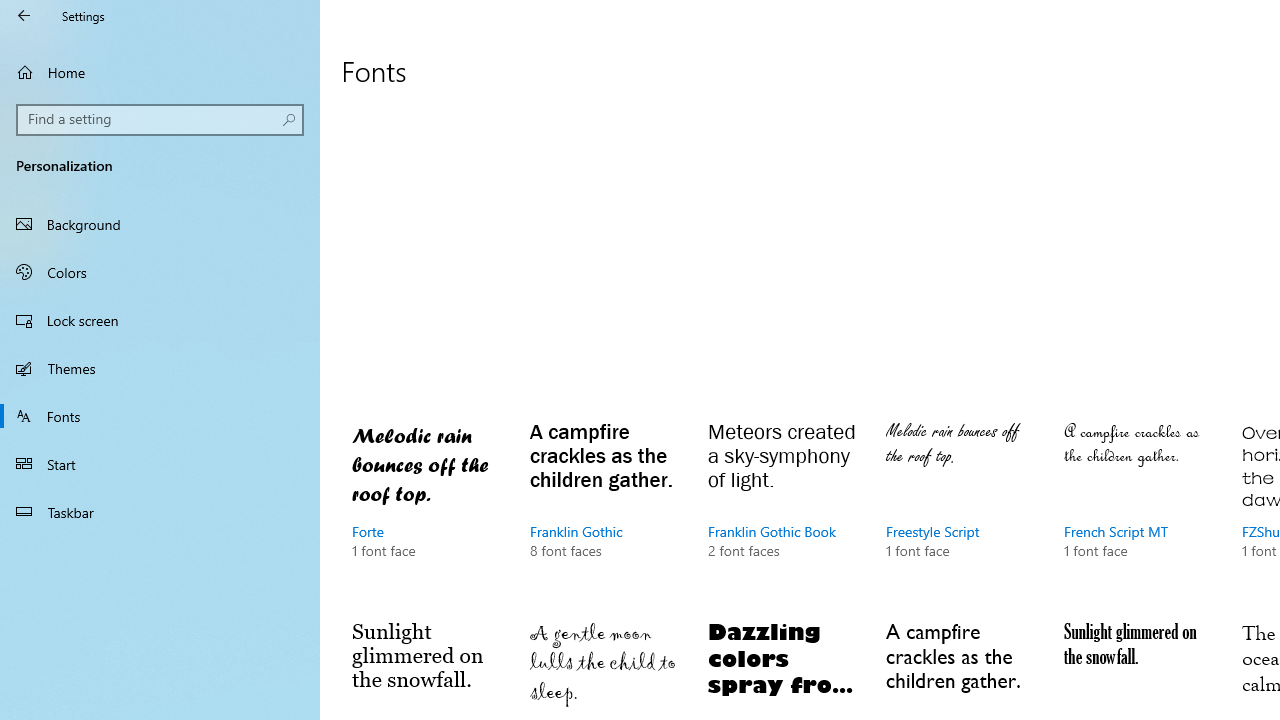 This screenshot has width=1280, height=720. Describe the element at coordinates (160, 271) in the screenshot. I see `'Colors'` at that location.